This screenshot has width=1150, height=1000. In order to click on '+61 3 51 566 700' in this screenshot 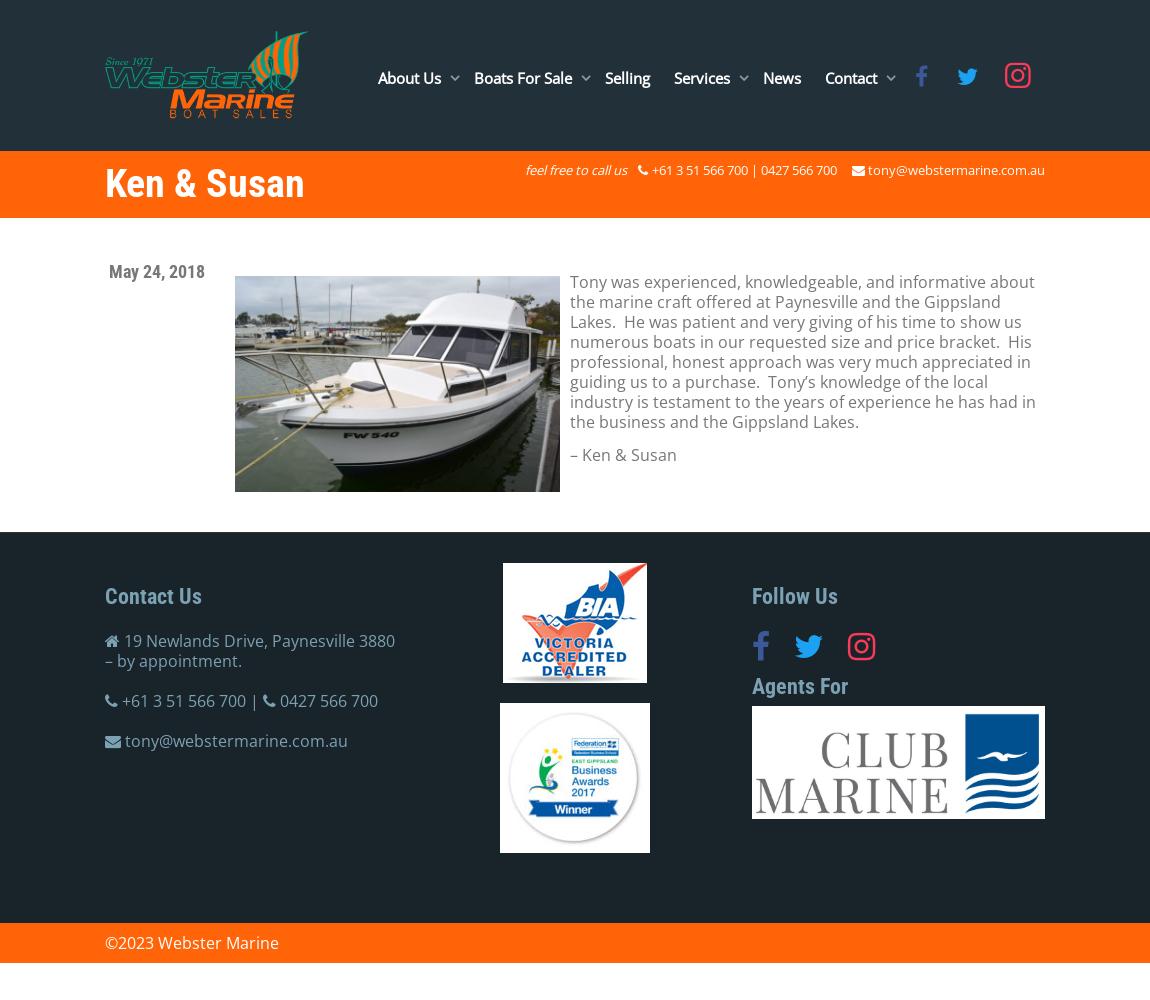, I will do `click(183, 700)`.